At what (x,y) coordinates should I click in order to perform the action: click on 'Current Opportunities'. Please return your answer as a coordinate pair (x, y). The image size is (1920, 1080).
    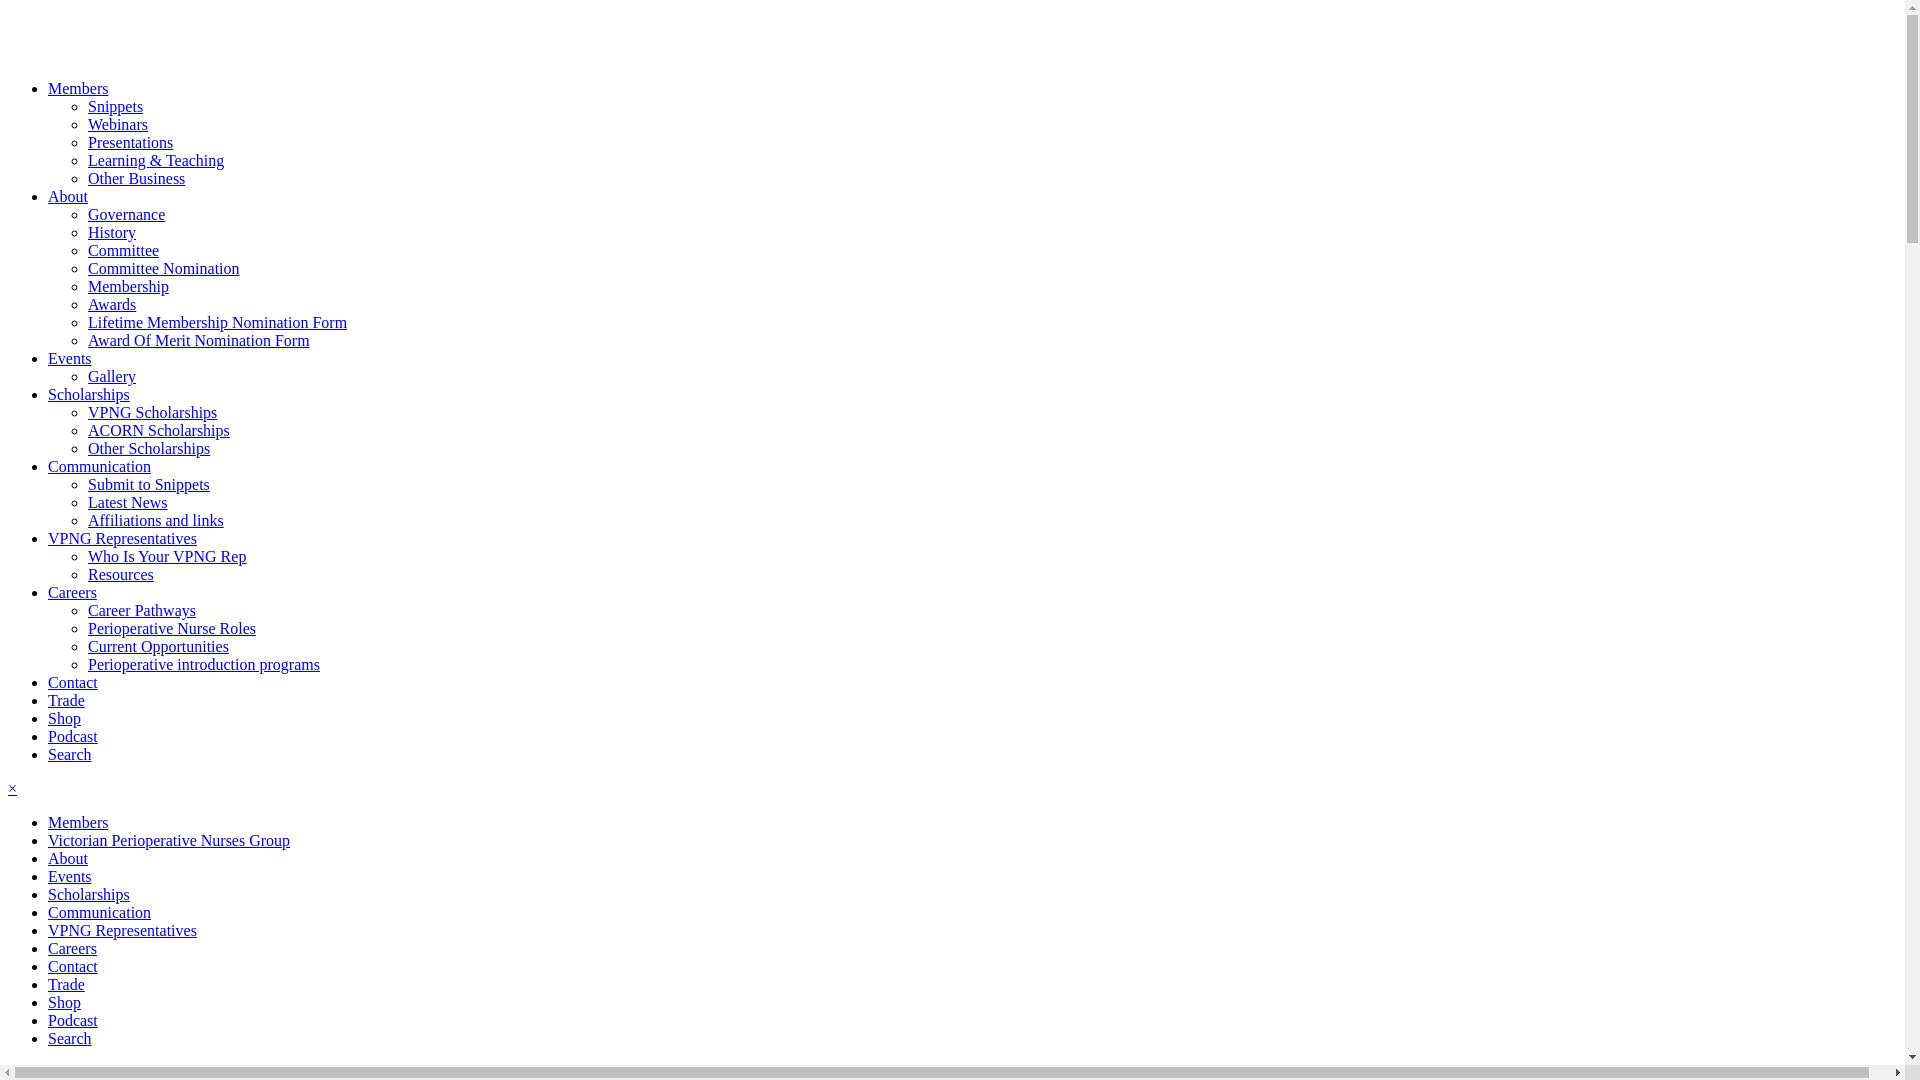
    Looking at the image, I should click on (157, 646).